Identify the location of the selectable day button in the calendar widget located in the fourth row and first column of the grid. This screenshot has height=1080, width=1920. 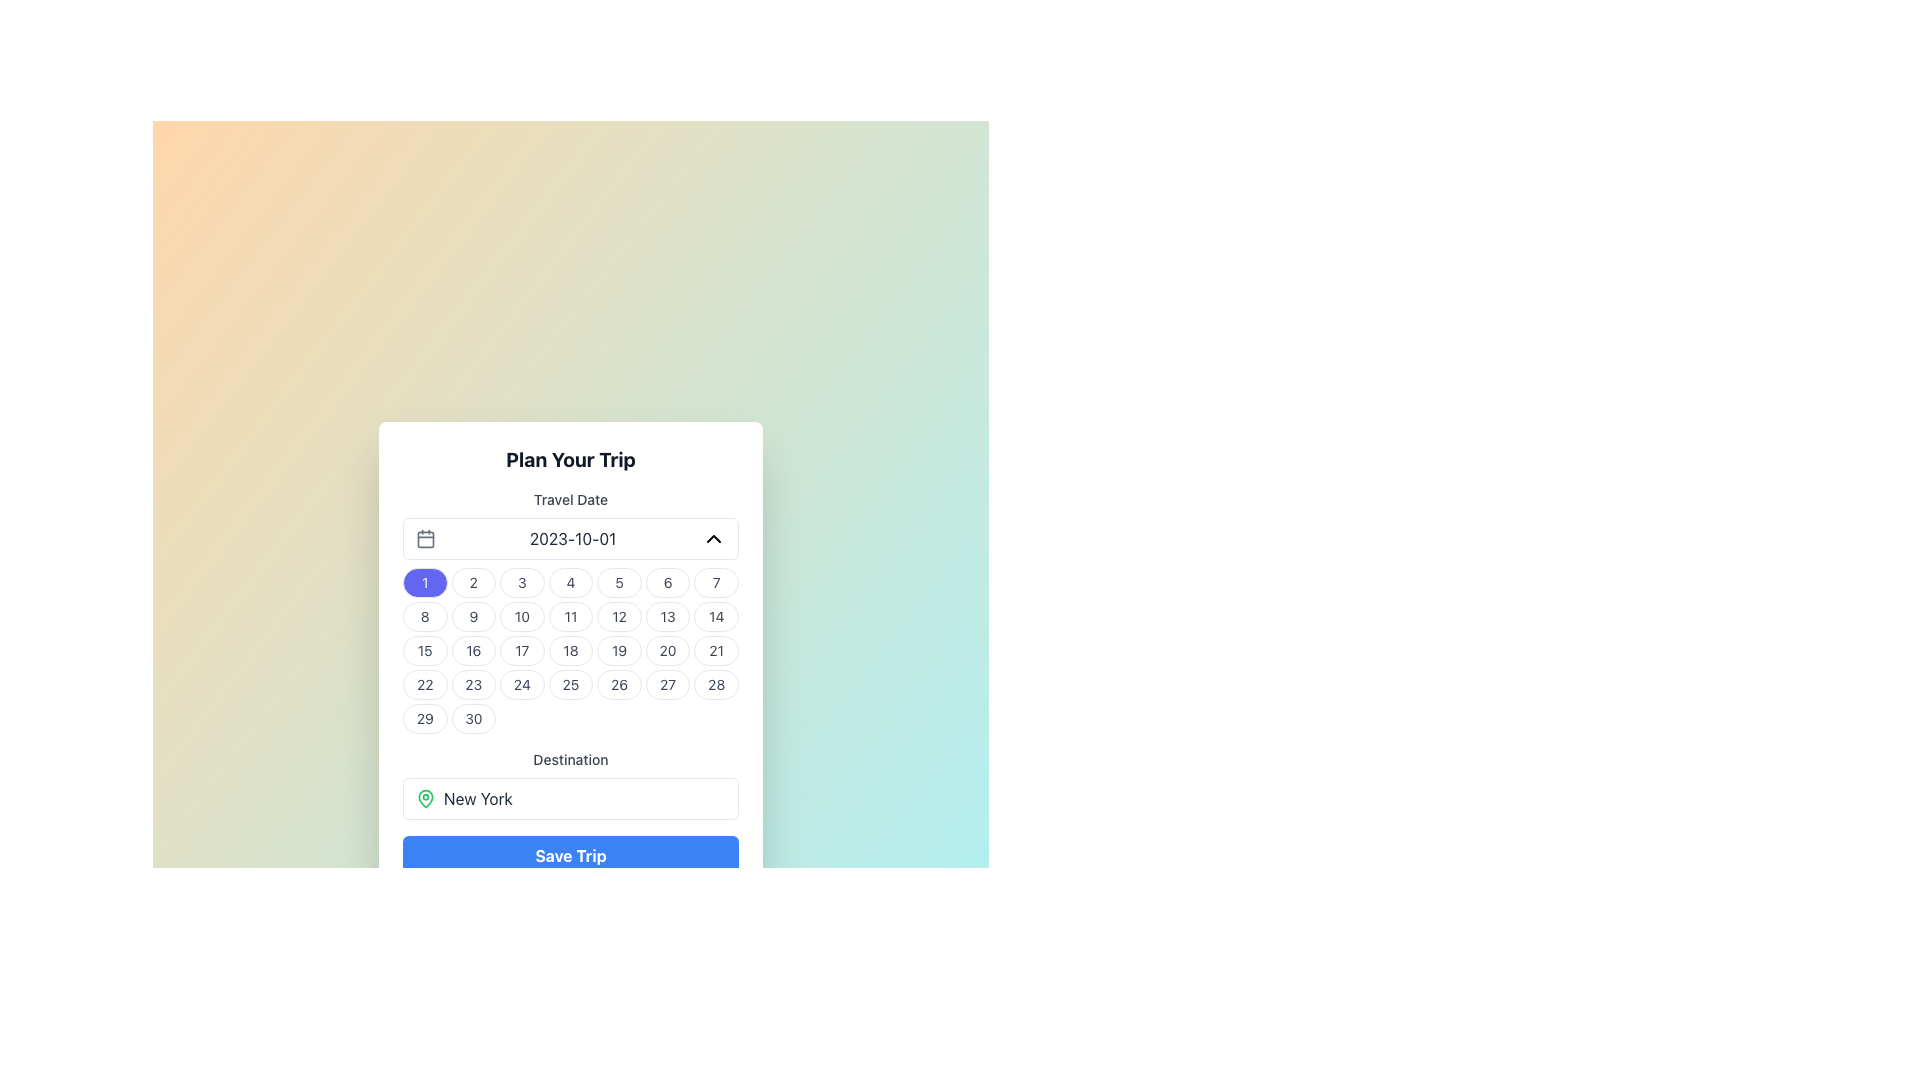
(424, 684).